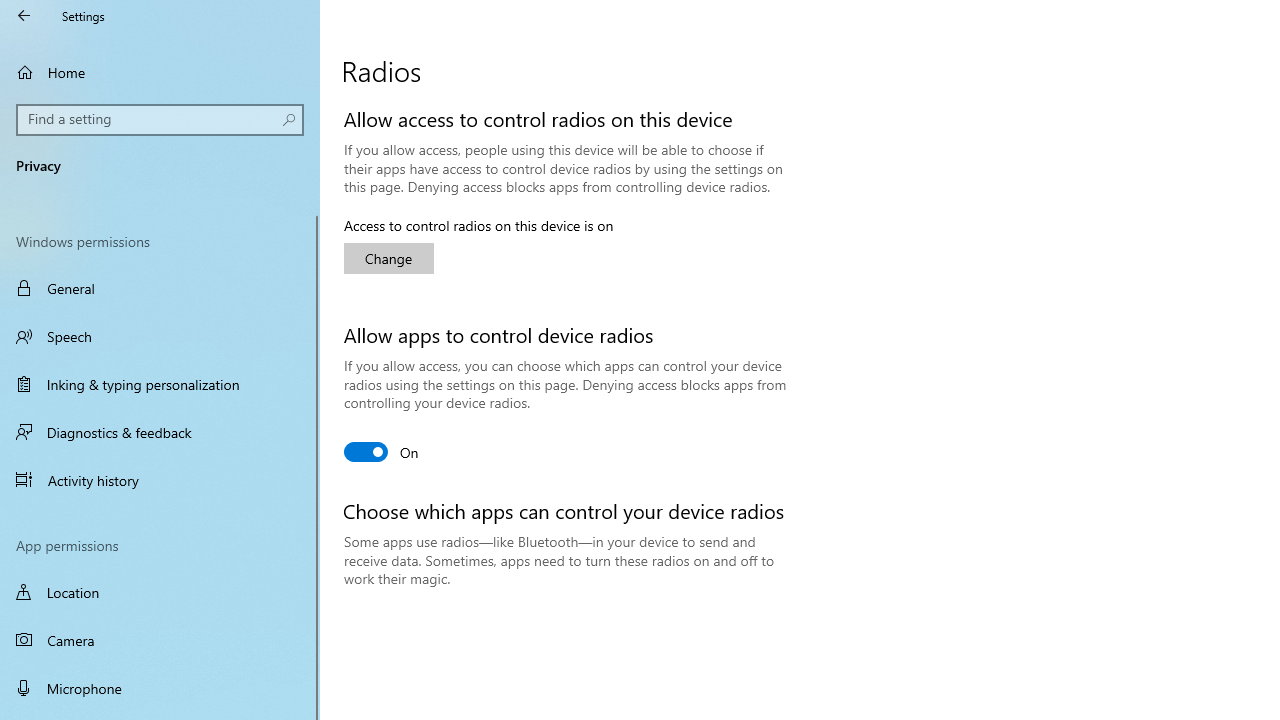 Image resolution: width=1280 pixels, height=720 pixels. I want to click on 'Search box, Find a setting', so click(160, 119).